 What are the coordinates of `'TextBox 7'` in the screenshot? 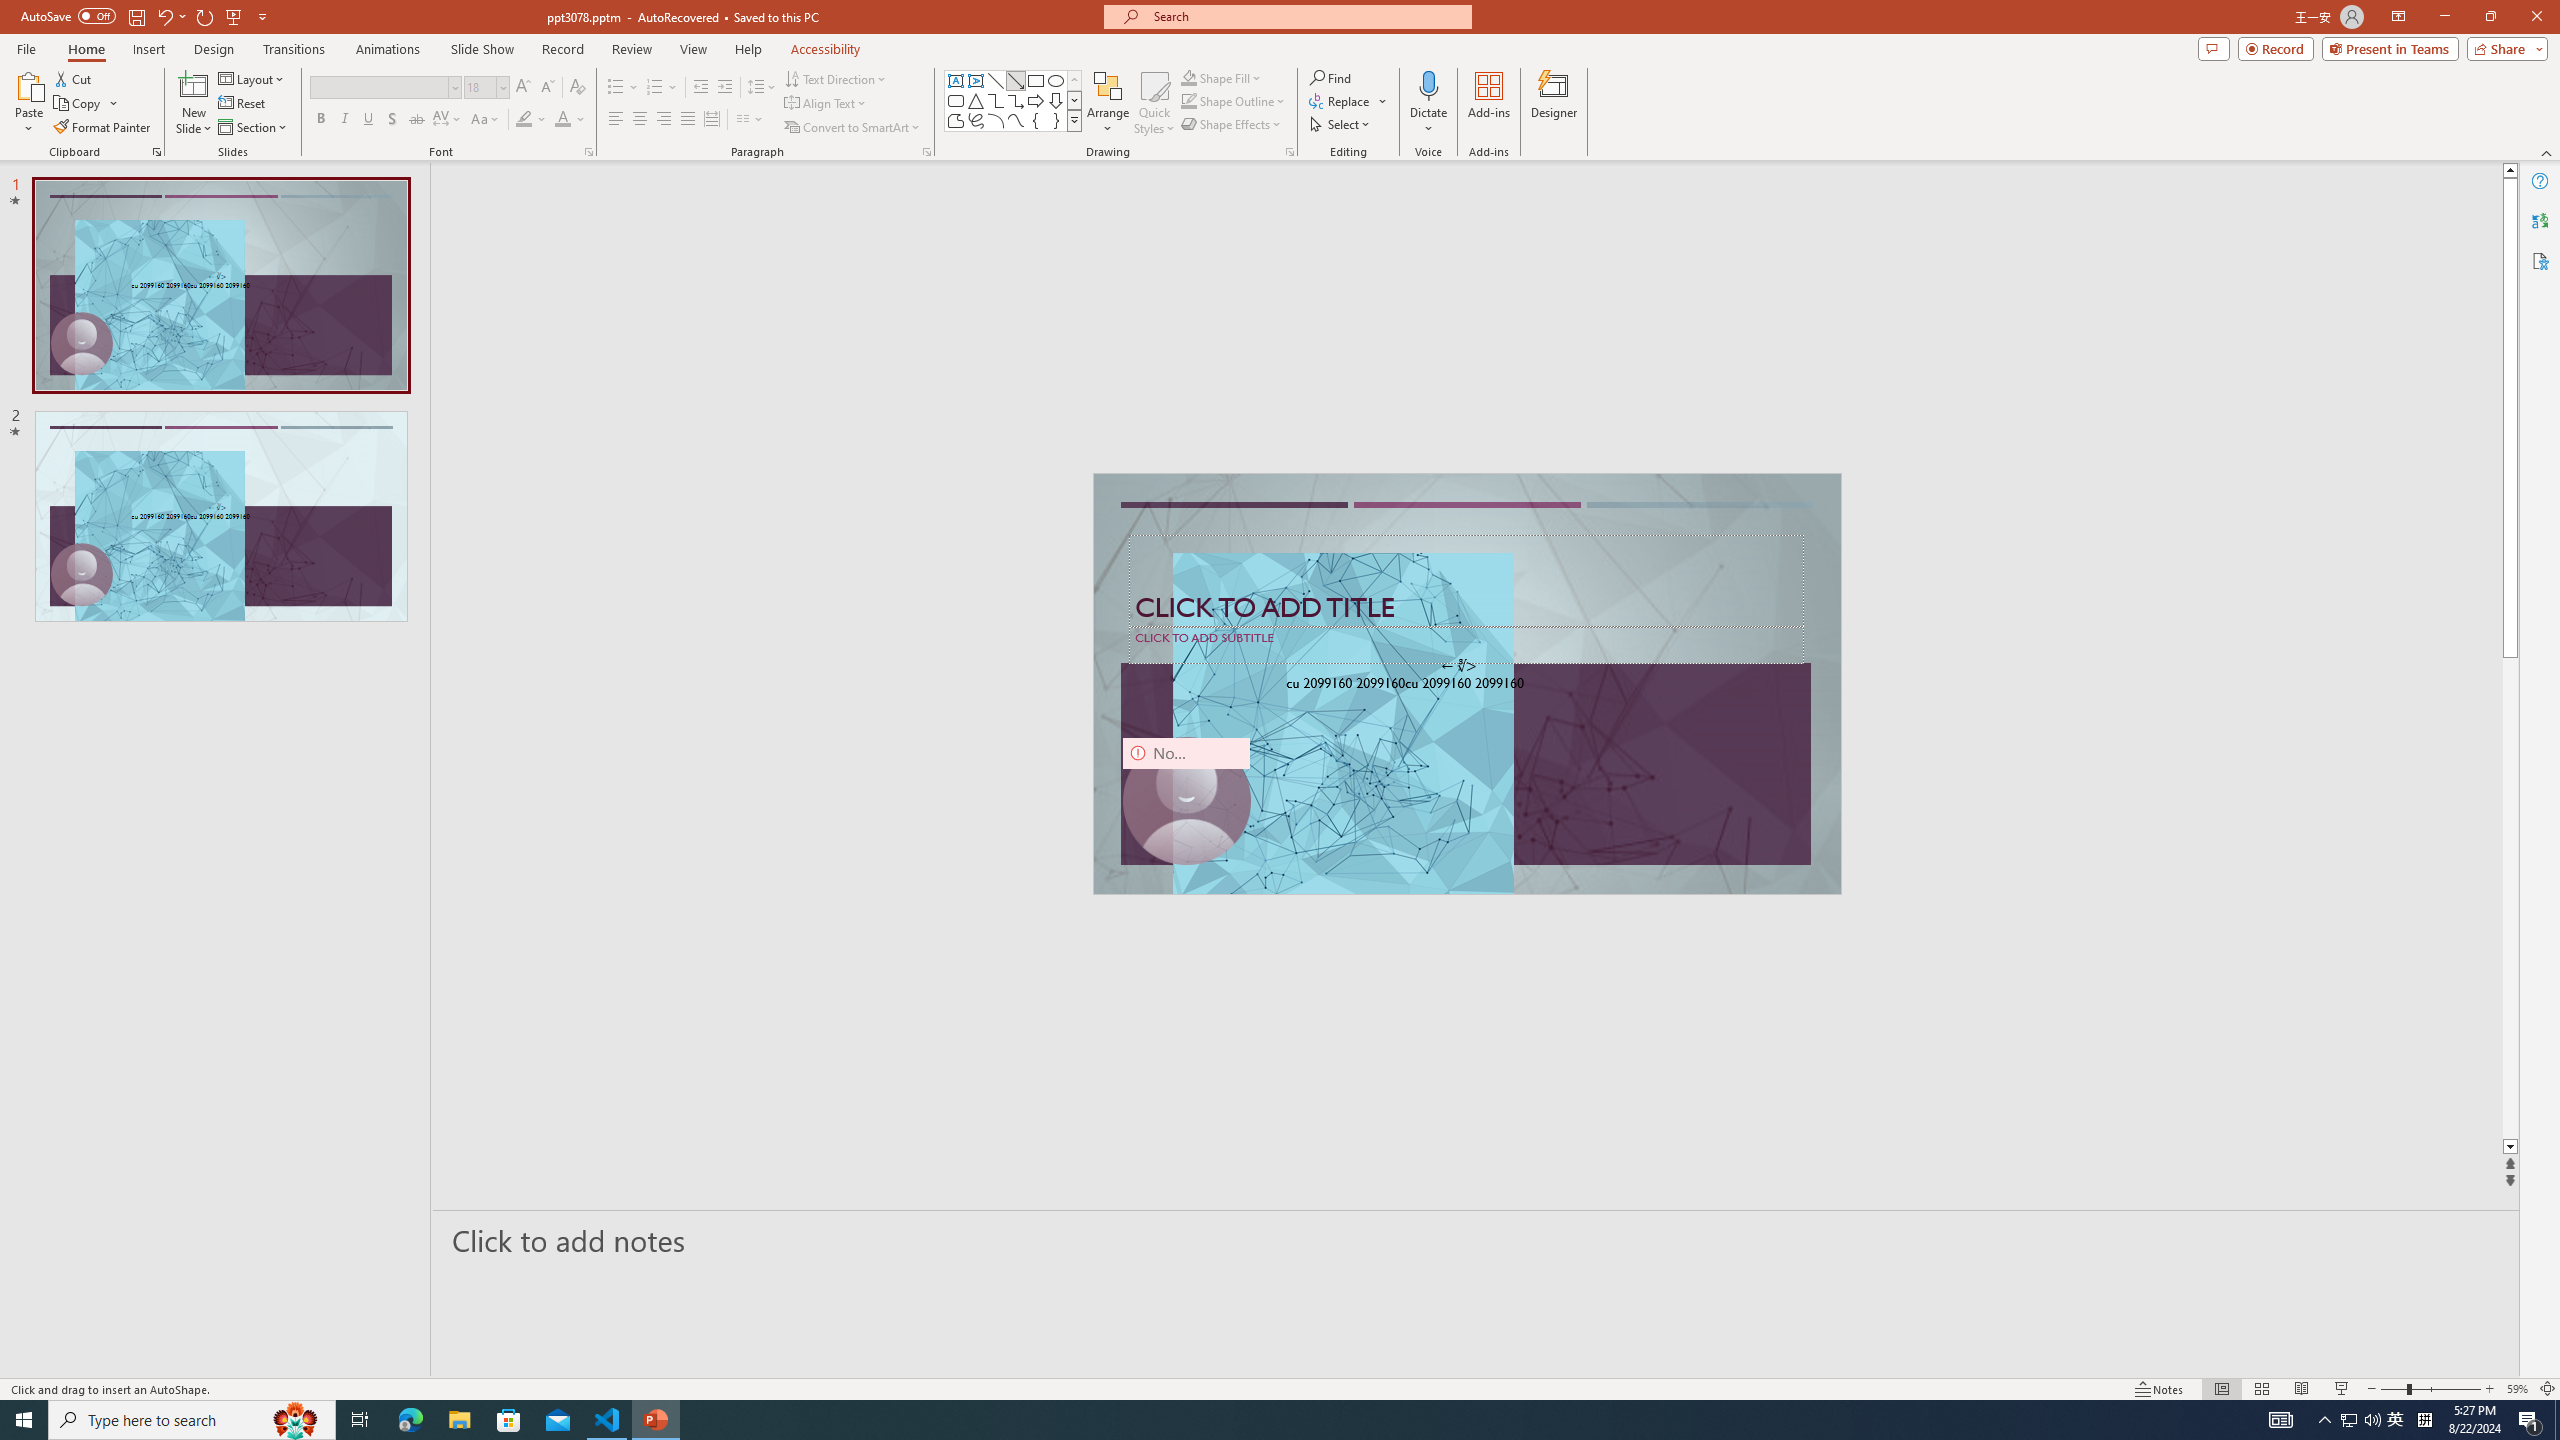 It's located at (1459, 666).